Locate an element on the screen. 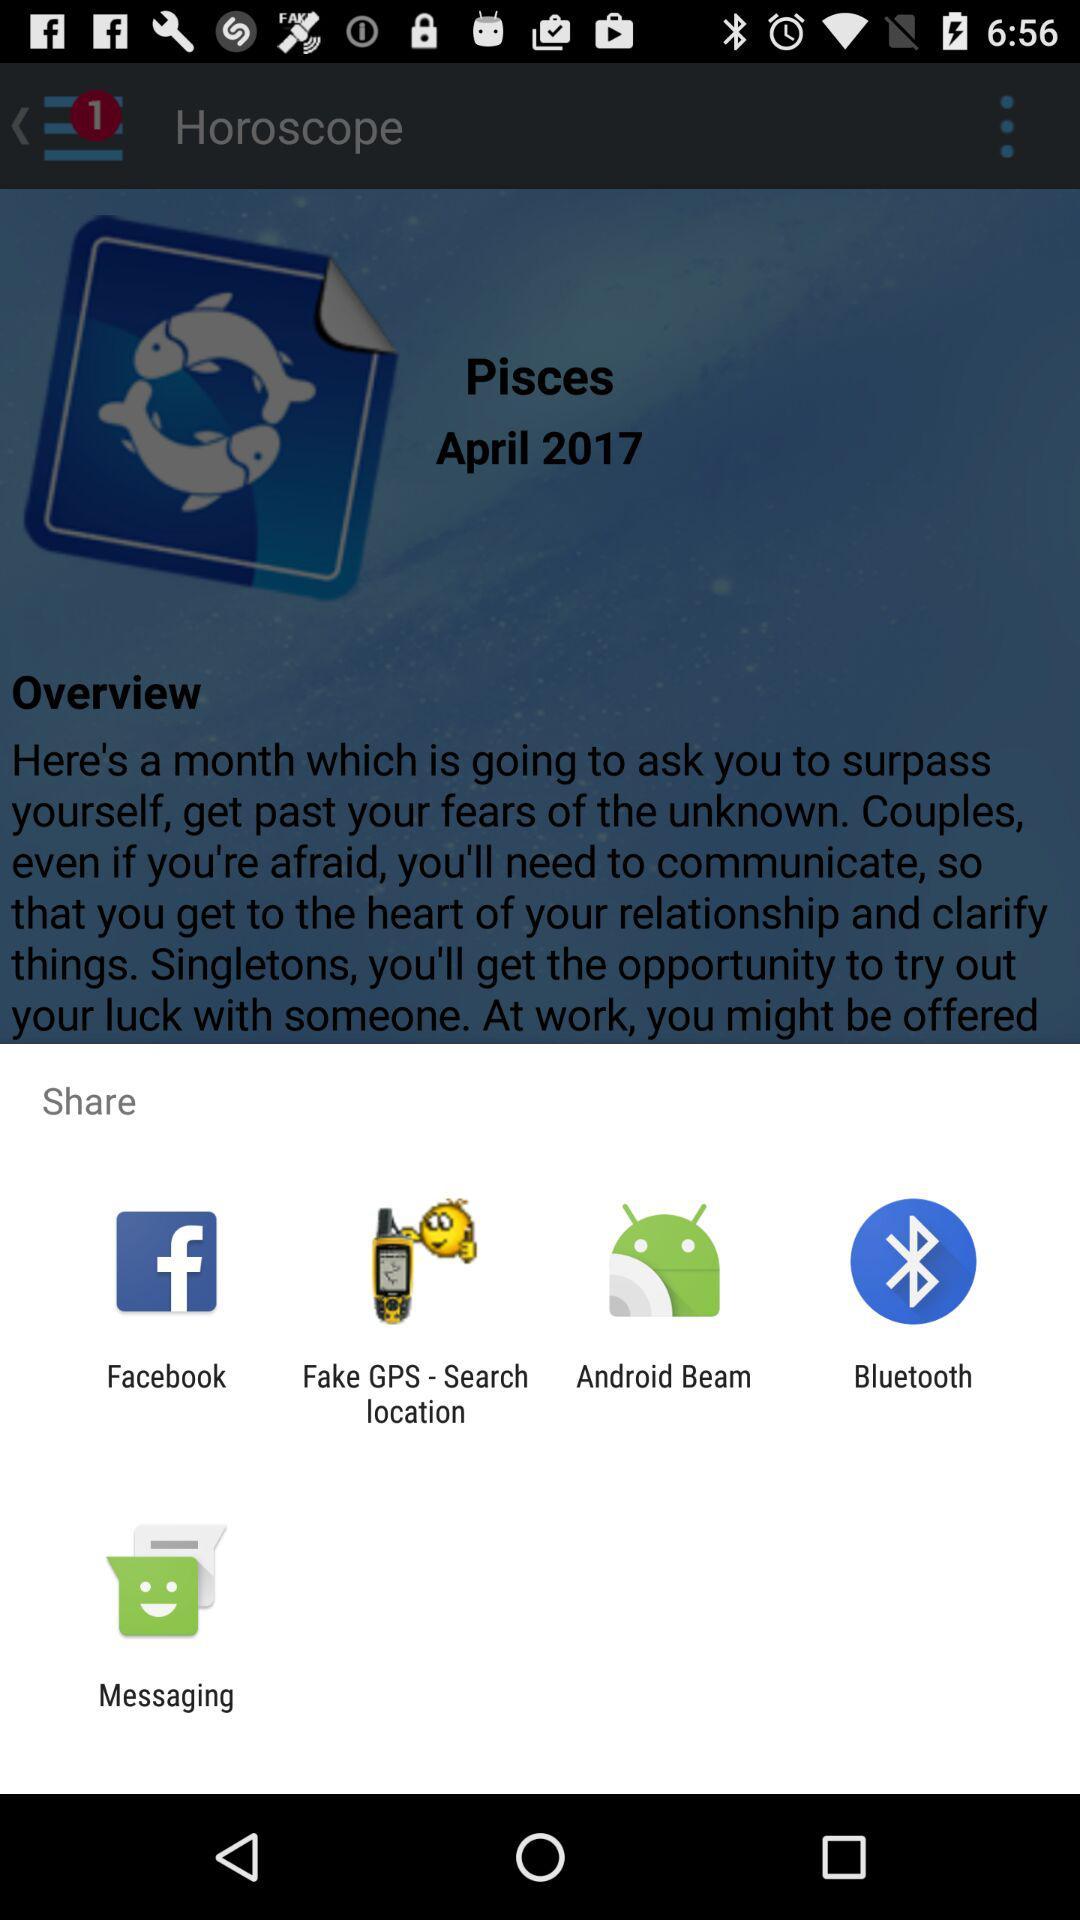 The width and height of the screenshot is (1080, 1920). the fake gps search app is located at coordinates (414, 1392).